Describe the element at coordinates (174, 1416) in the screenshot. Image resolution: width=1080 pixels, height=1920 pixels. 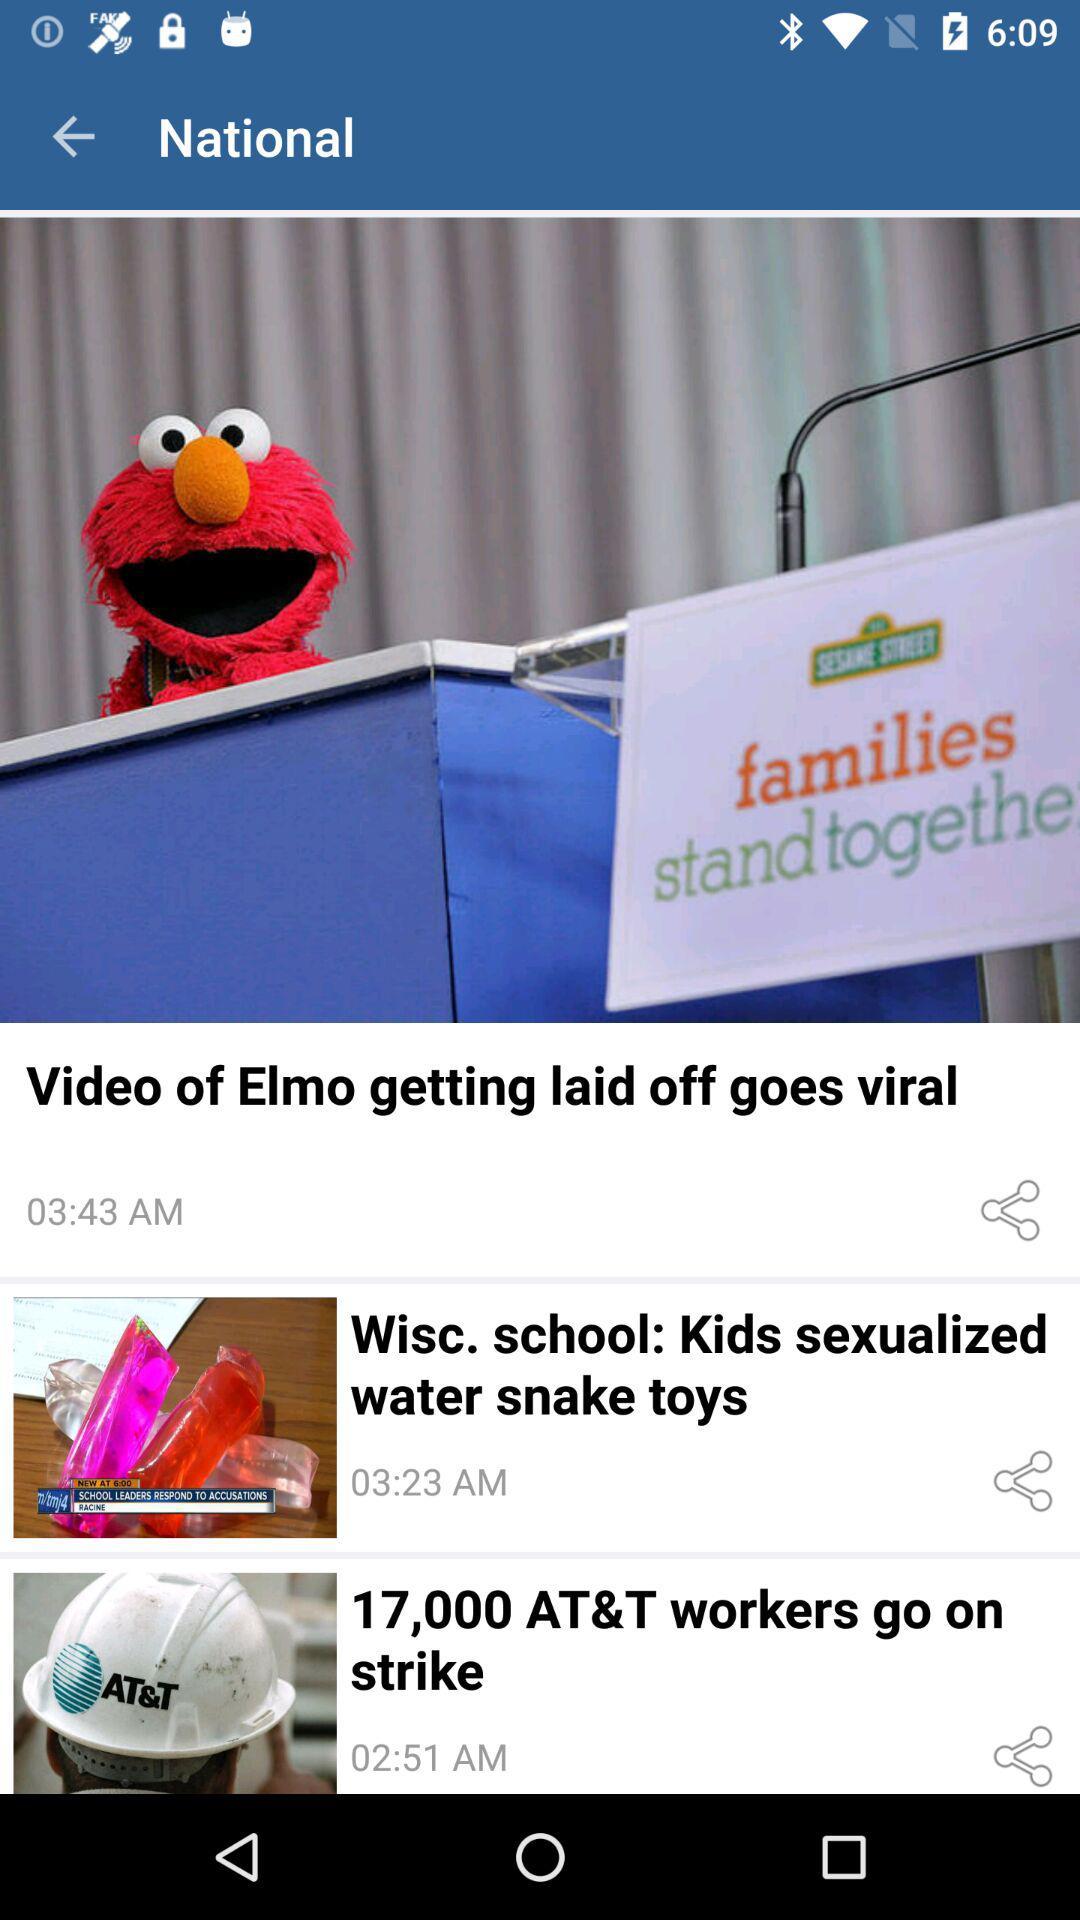
I see `open video` at that location.